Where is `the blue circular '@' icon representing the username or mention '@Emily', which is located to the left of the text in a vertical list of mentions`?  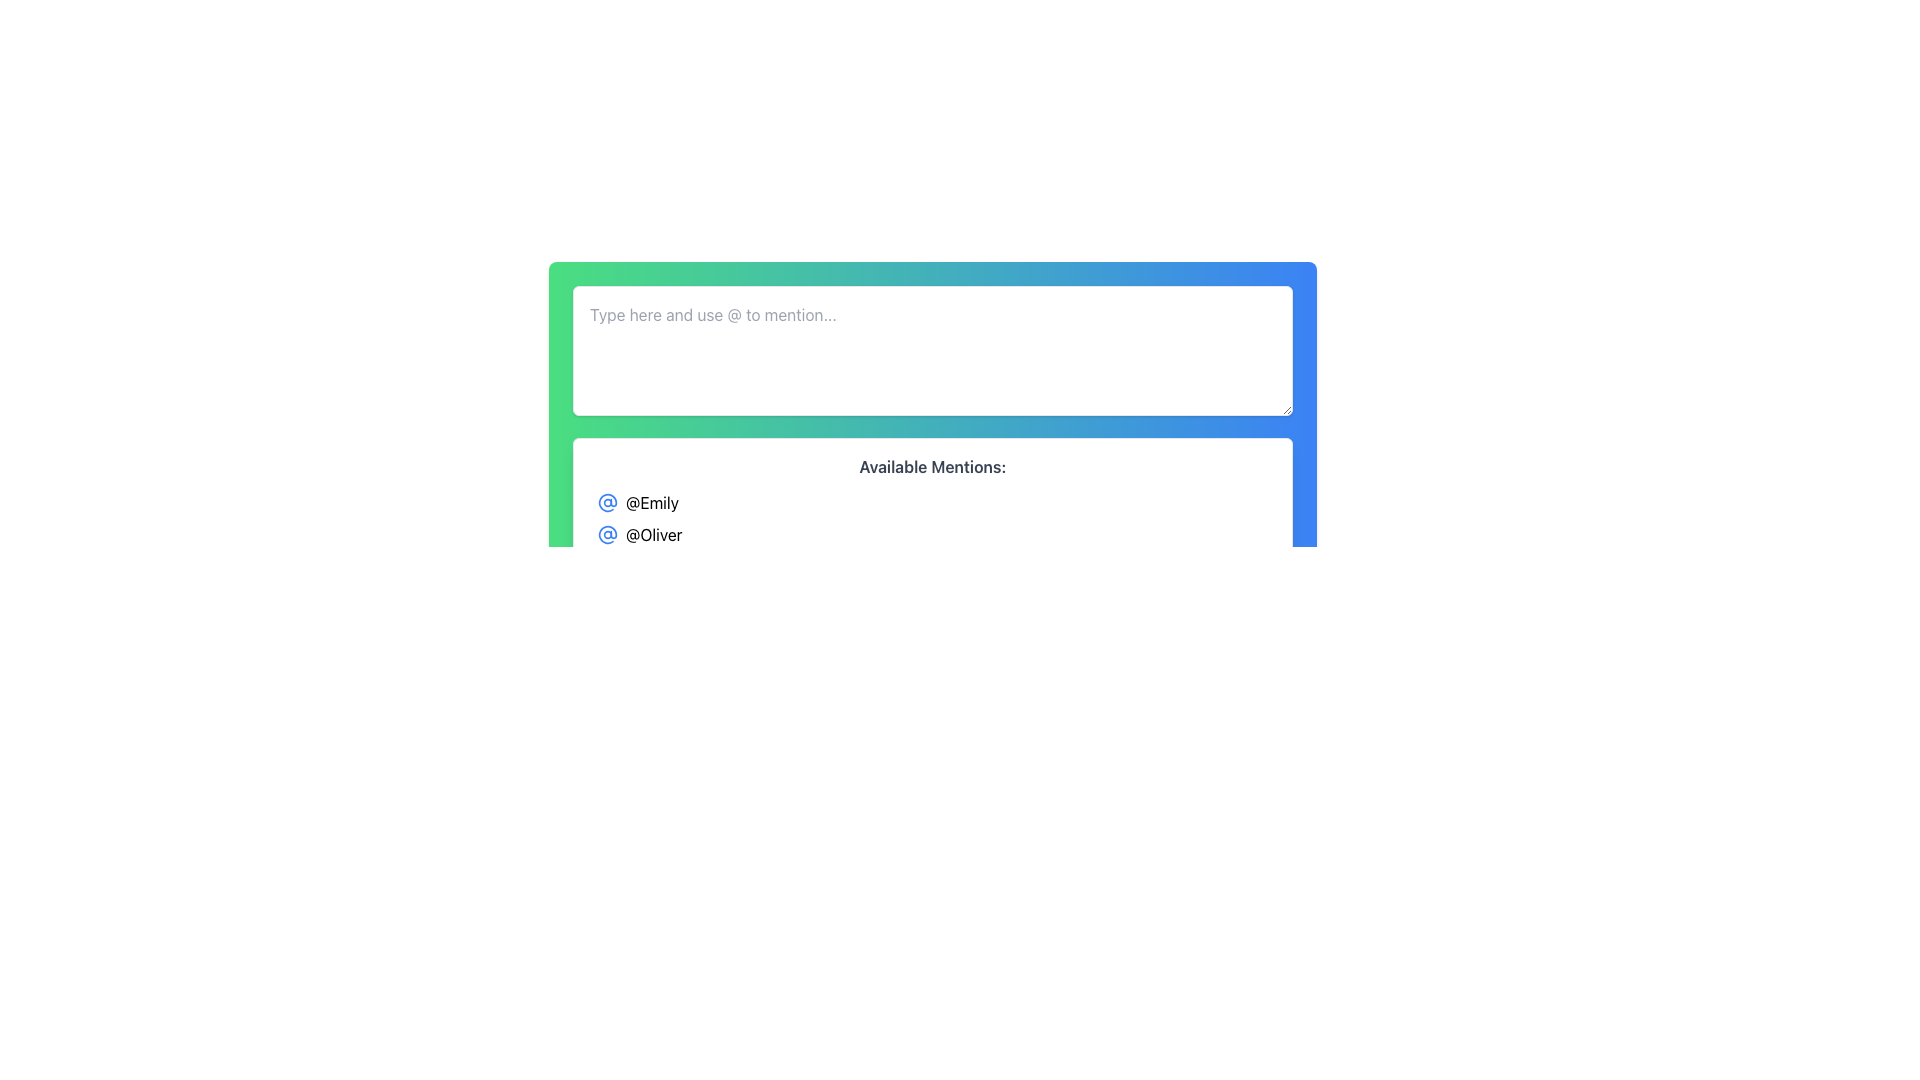 the blue circular '@' icon representing the username or mention '@Emily', which is located to the left of the text in a vertical list of mentions is located at coordinates (607, 501).